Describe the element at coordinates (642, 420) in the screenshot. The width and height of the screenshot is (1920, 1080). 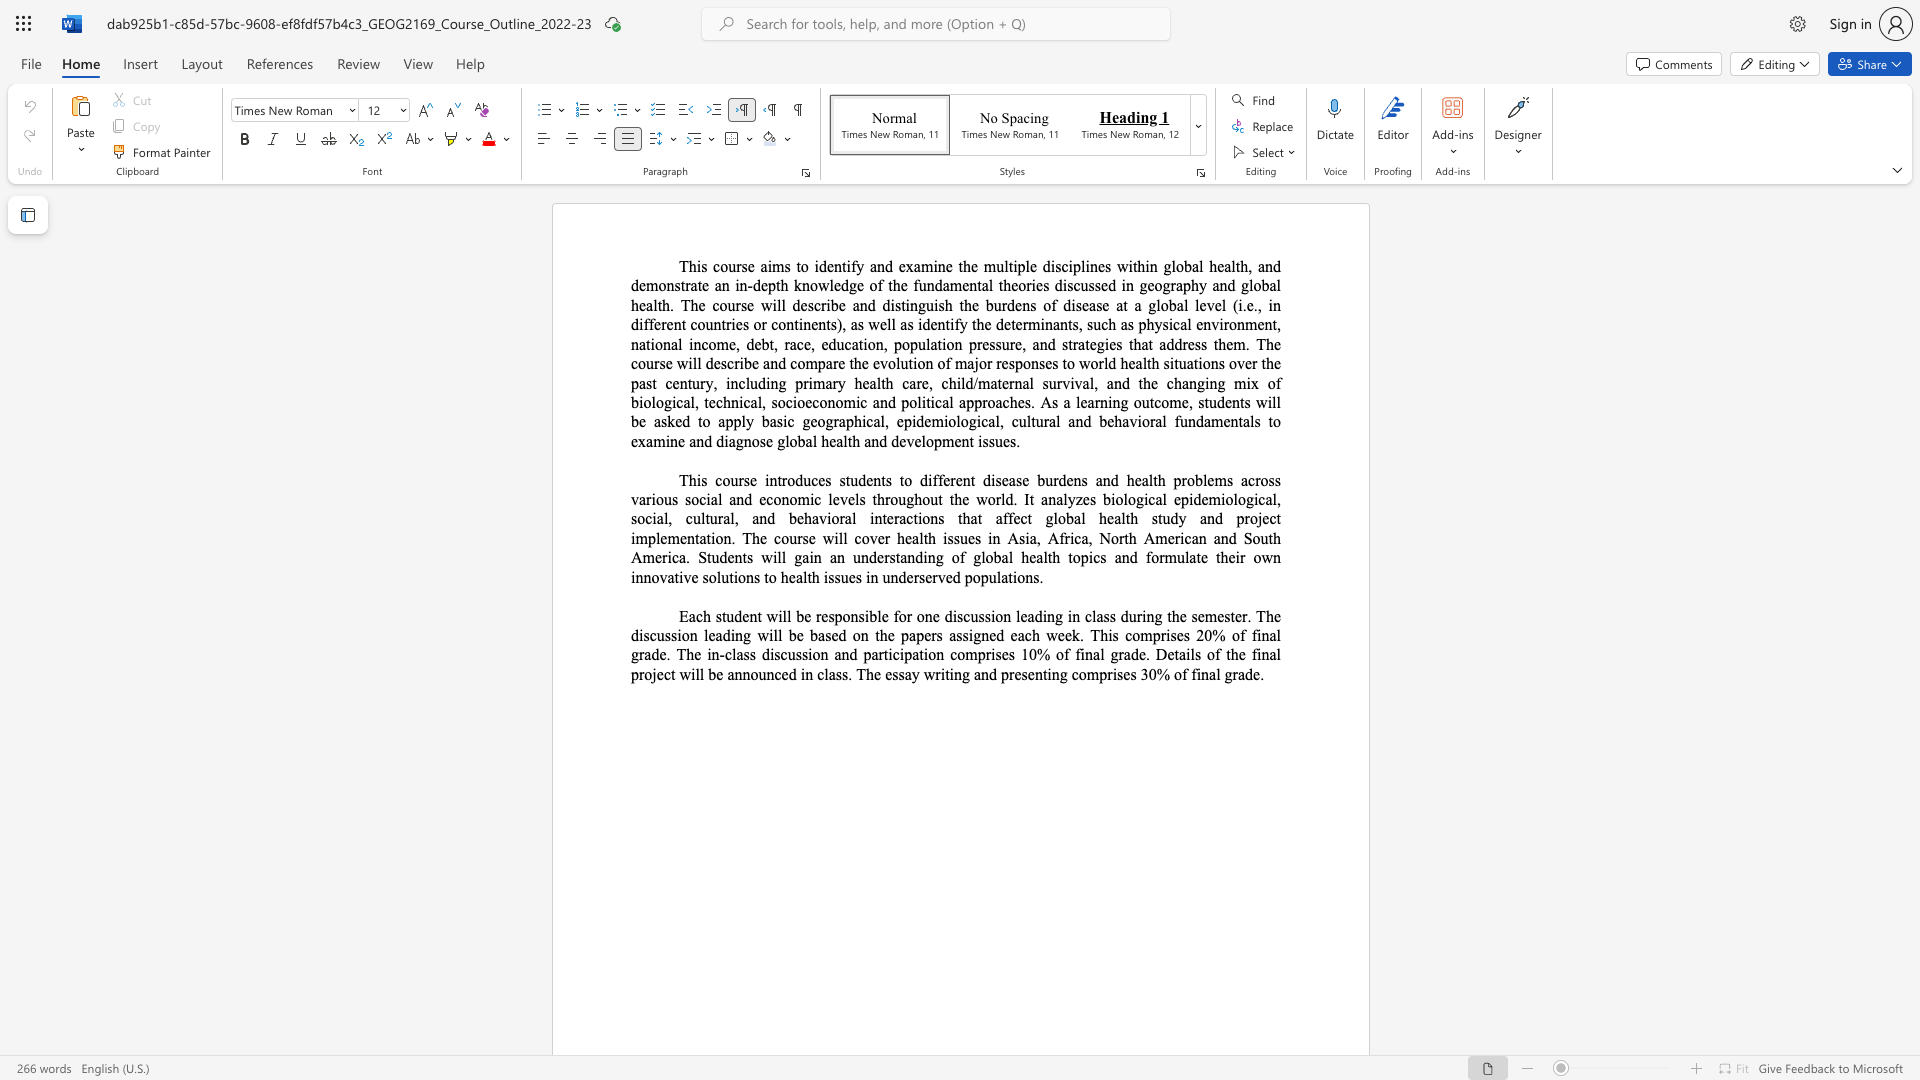
I see `the 3th character "e" in the text` at that location.